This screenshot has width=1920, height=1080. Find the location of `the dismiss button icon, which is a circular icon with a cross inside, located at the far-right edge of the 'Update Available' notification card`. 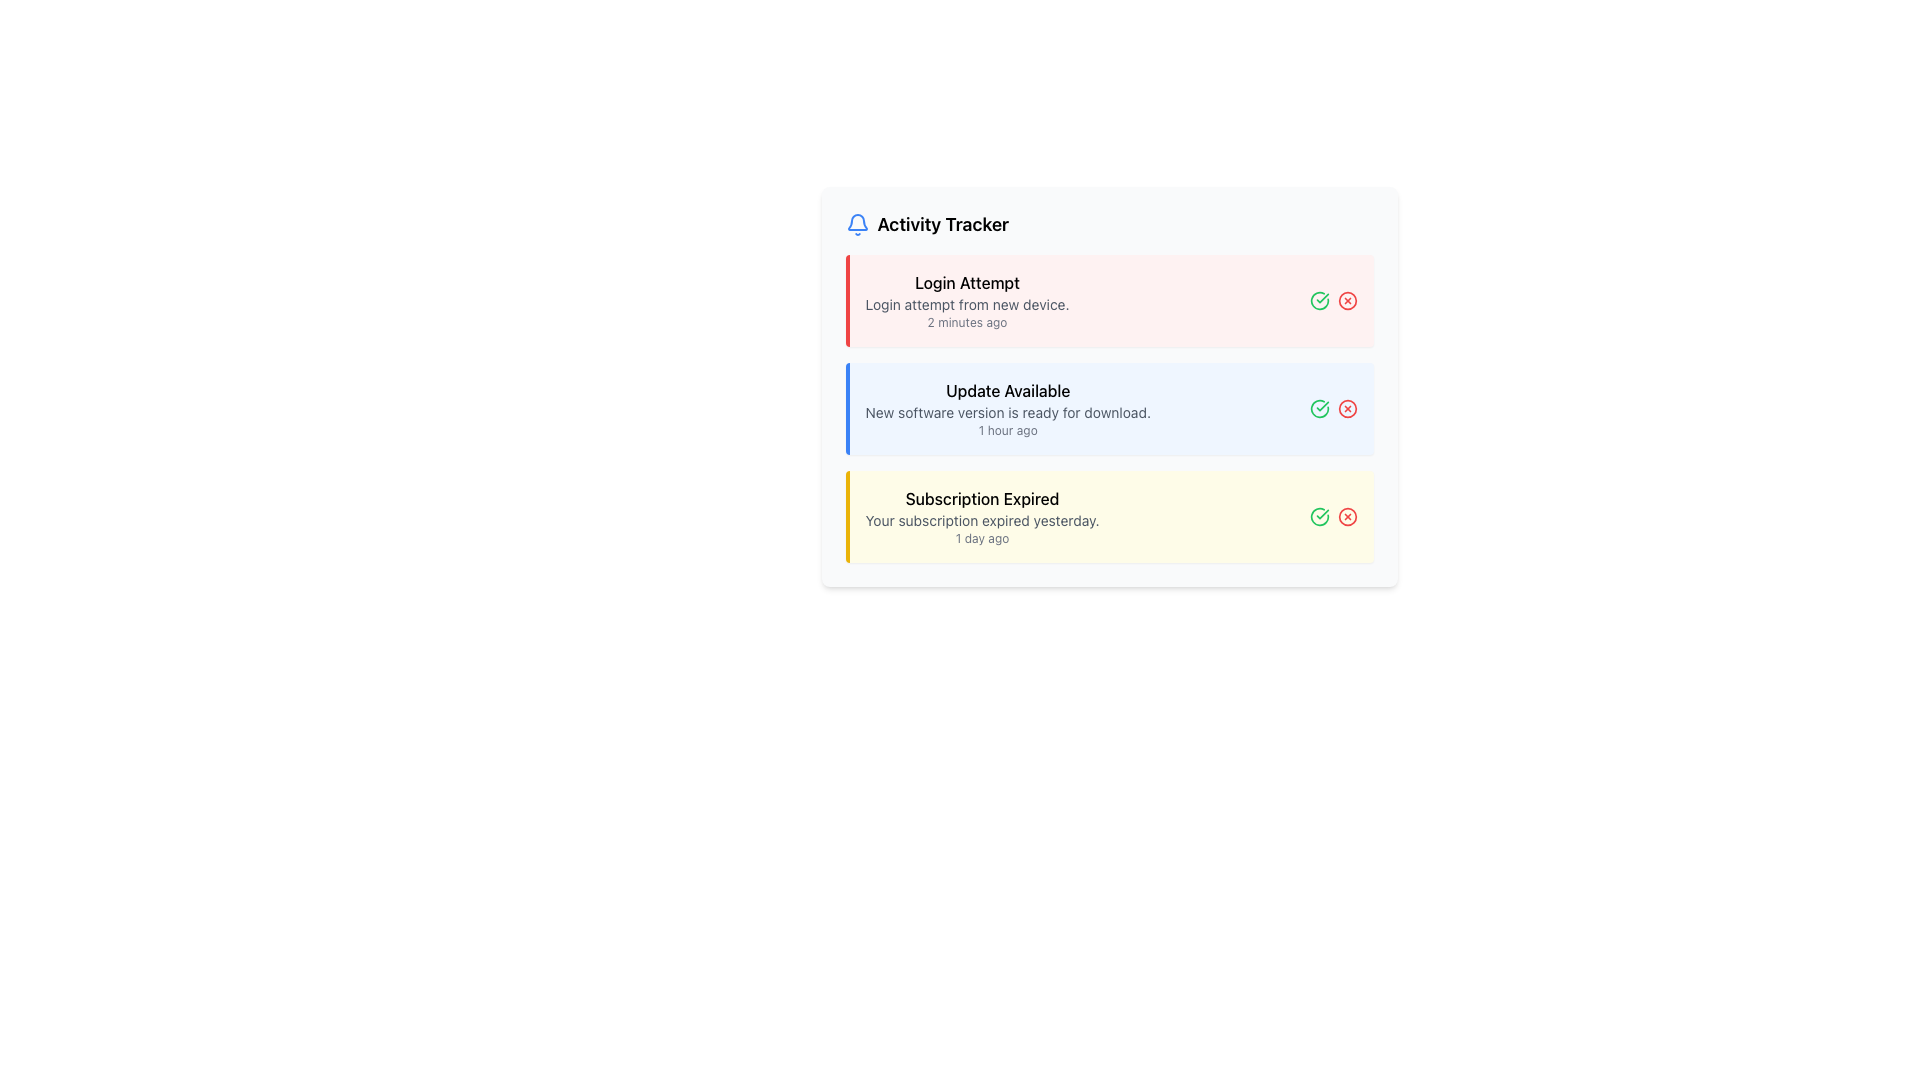

the dismiss button icon, which is a circular icon with a cross inside, located at the far-right edge of the 'Update Available' notification card is located at coordinates (1347, 407).